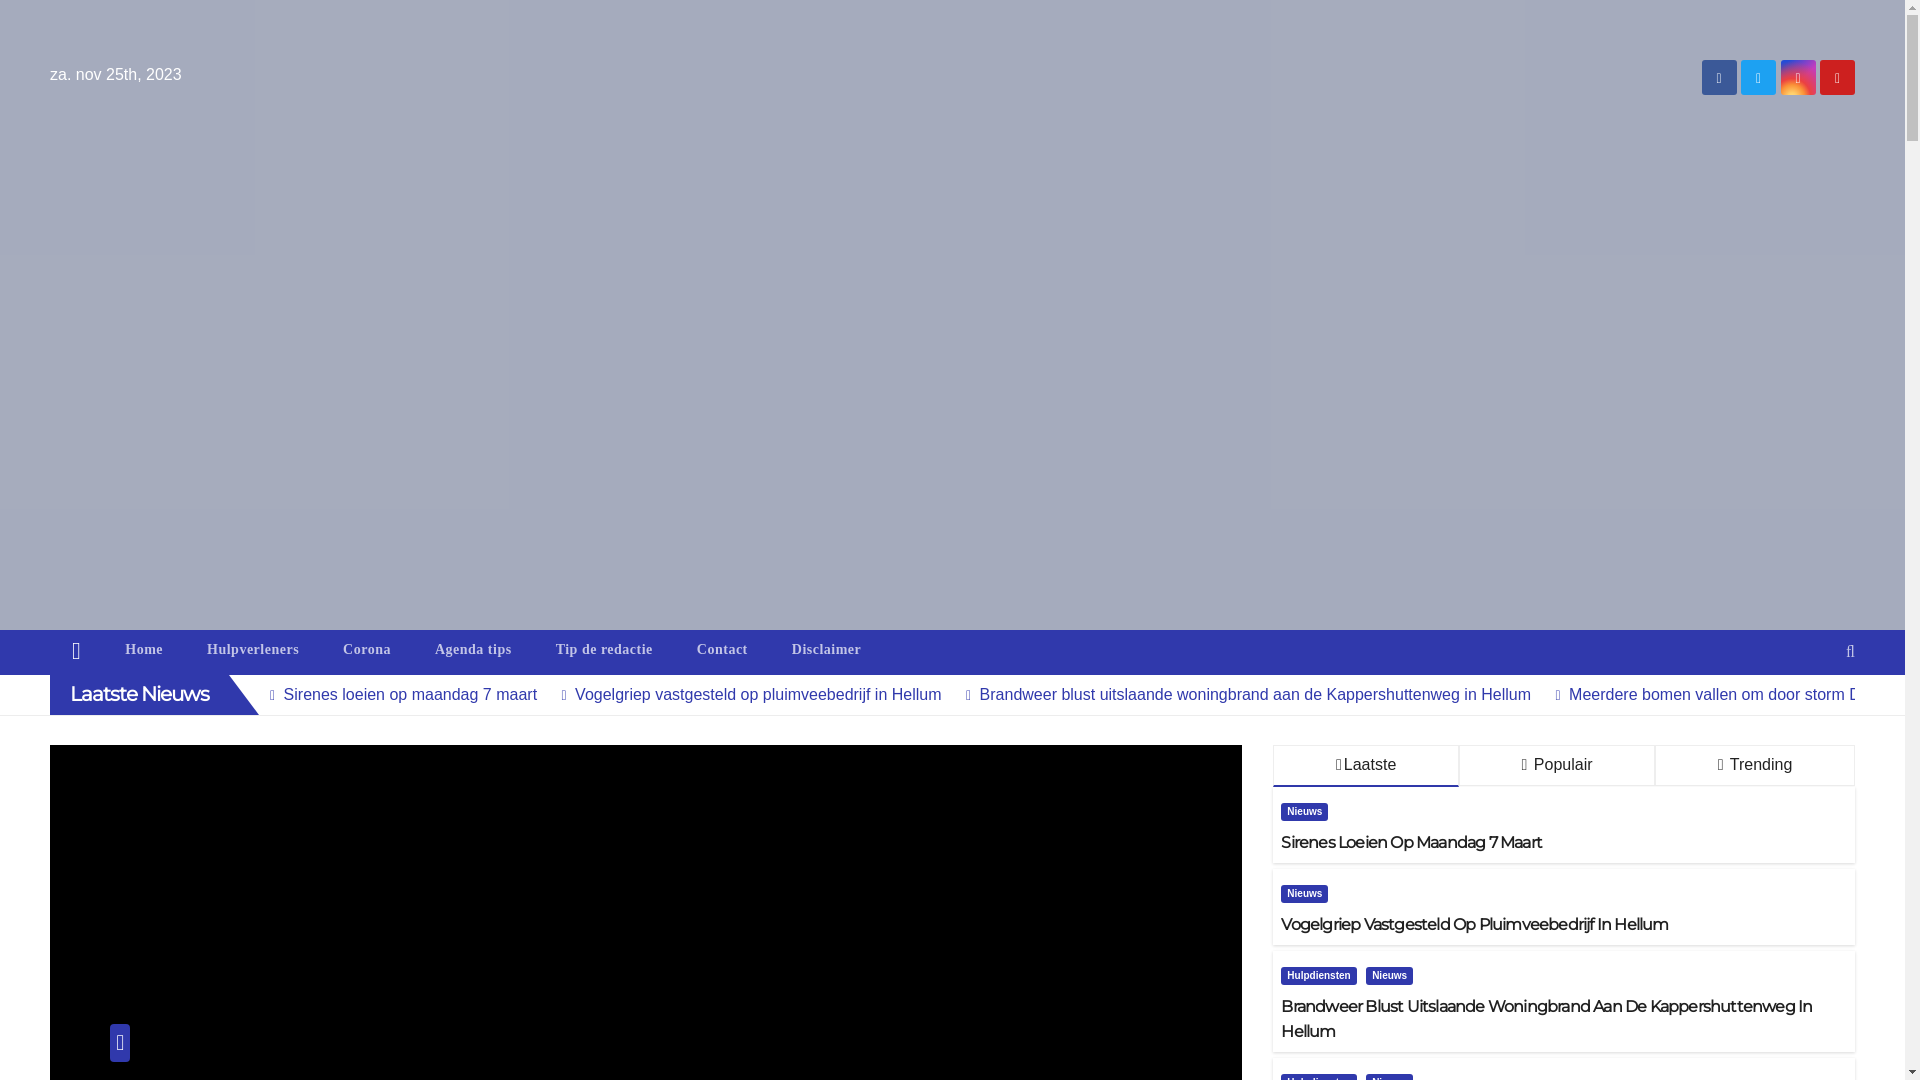  What do you see at coordinates (1281, 974) in the screenshot?
I see `'Hulpdiensten'` at bounding box center [1281, 974].